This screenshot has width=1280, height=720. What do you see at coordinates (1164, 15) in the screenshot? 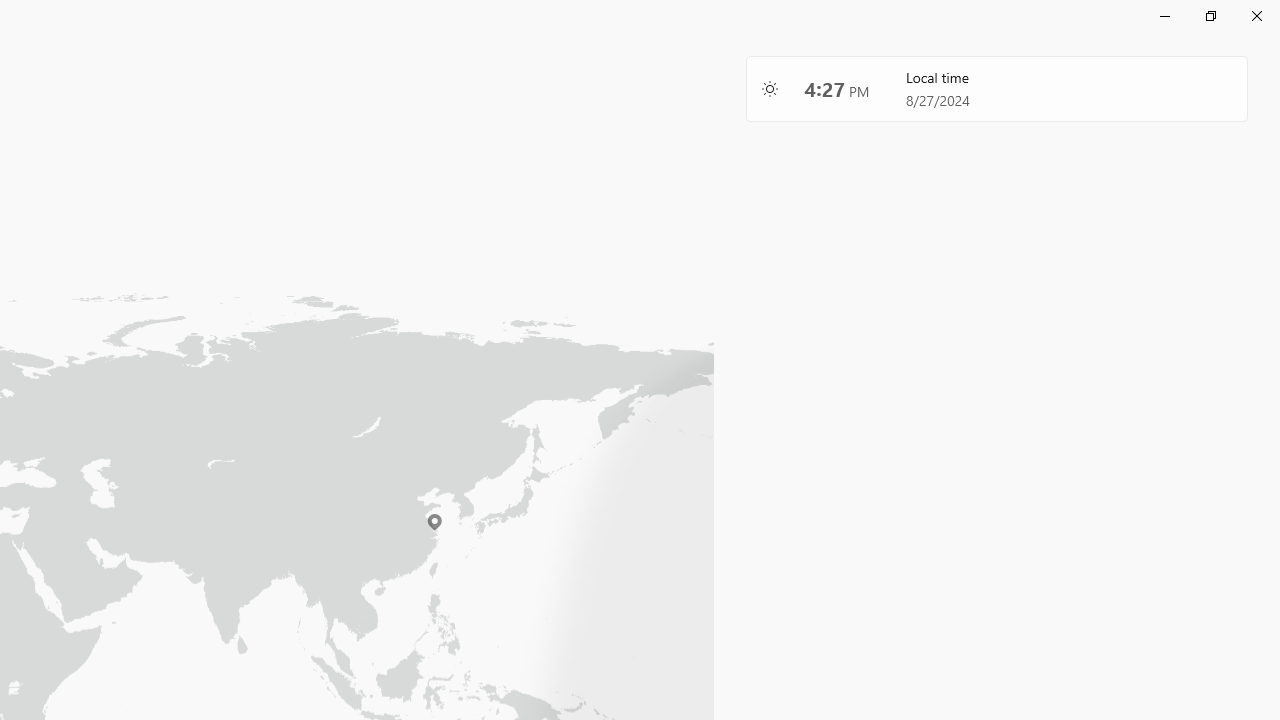
I see `'Minimize Clock'` at bounding box center [1164, 15].